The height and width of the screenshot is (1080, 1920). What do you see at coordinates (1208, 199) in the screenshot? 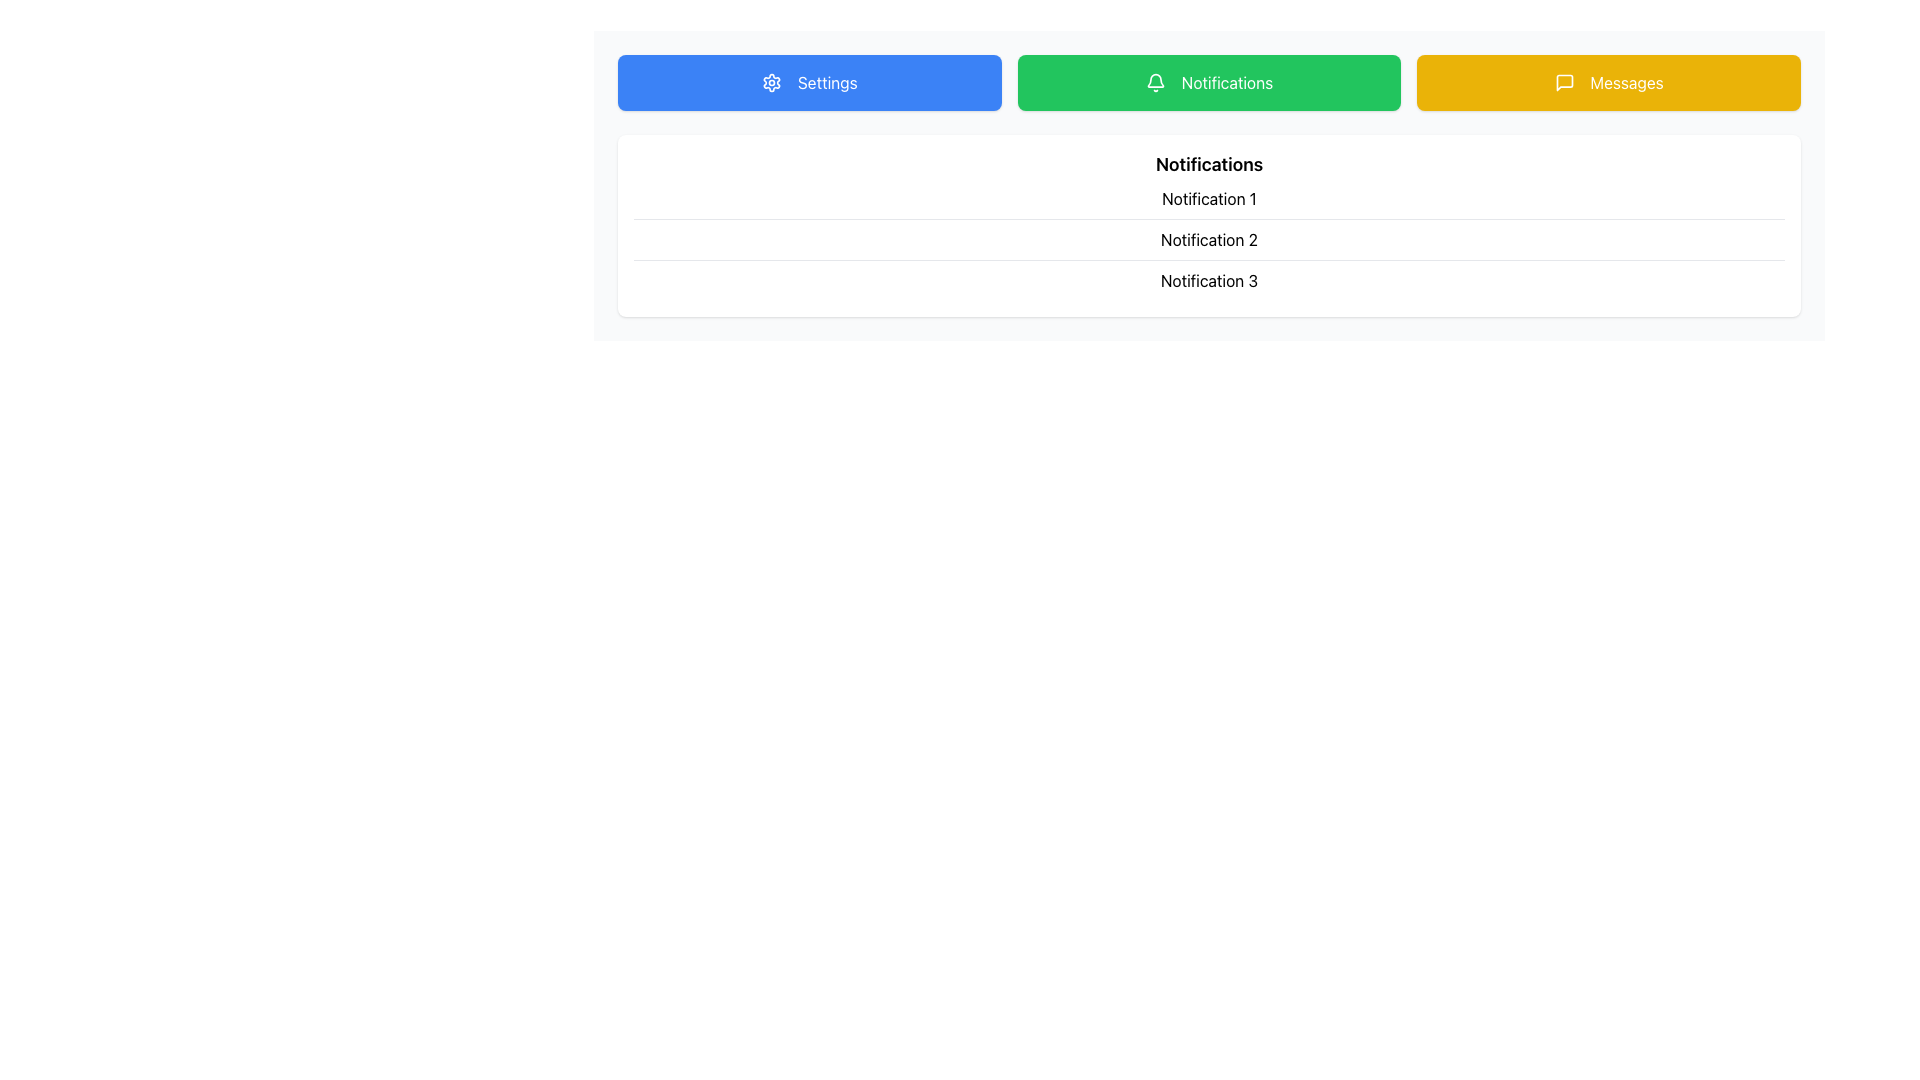
I see `text content of the notification entry label located under the 'Notifications' section, which is the first item in the vertically stacked list of notifications` at bounding box center [1208, 199].